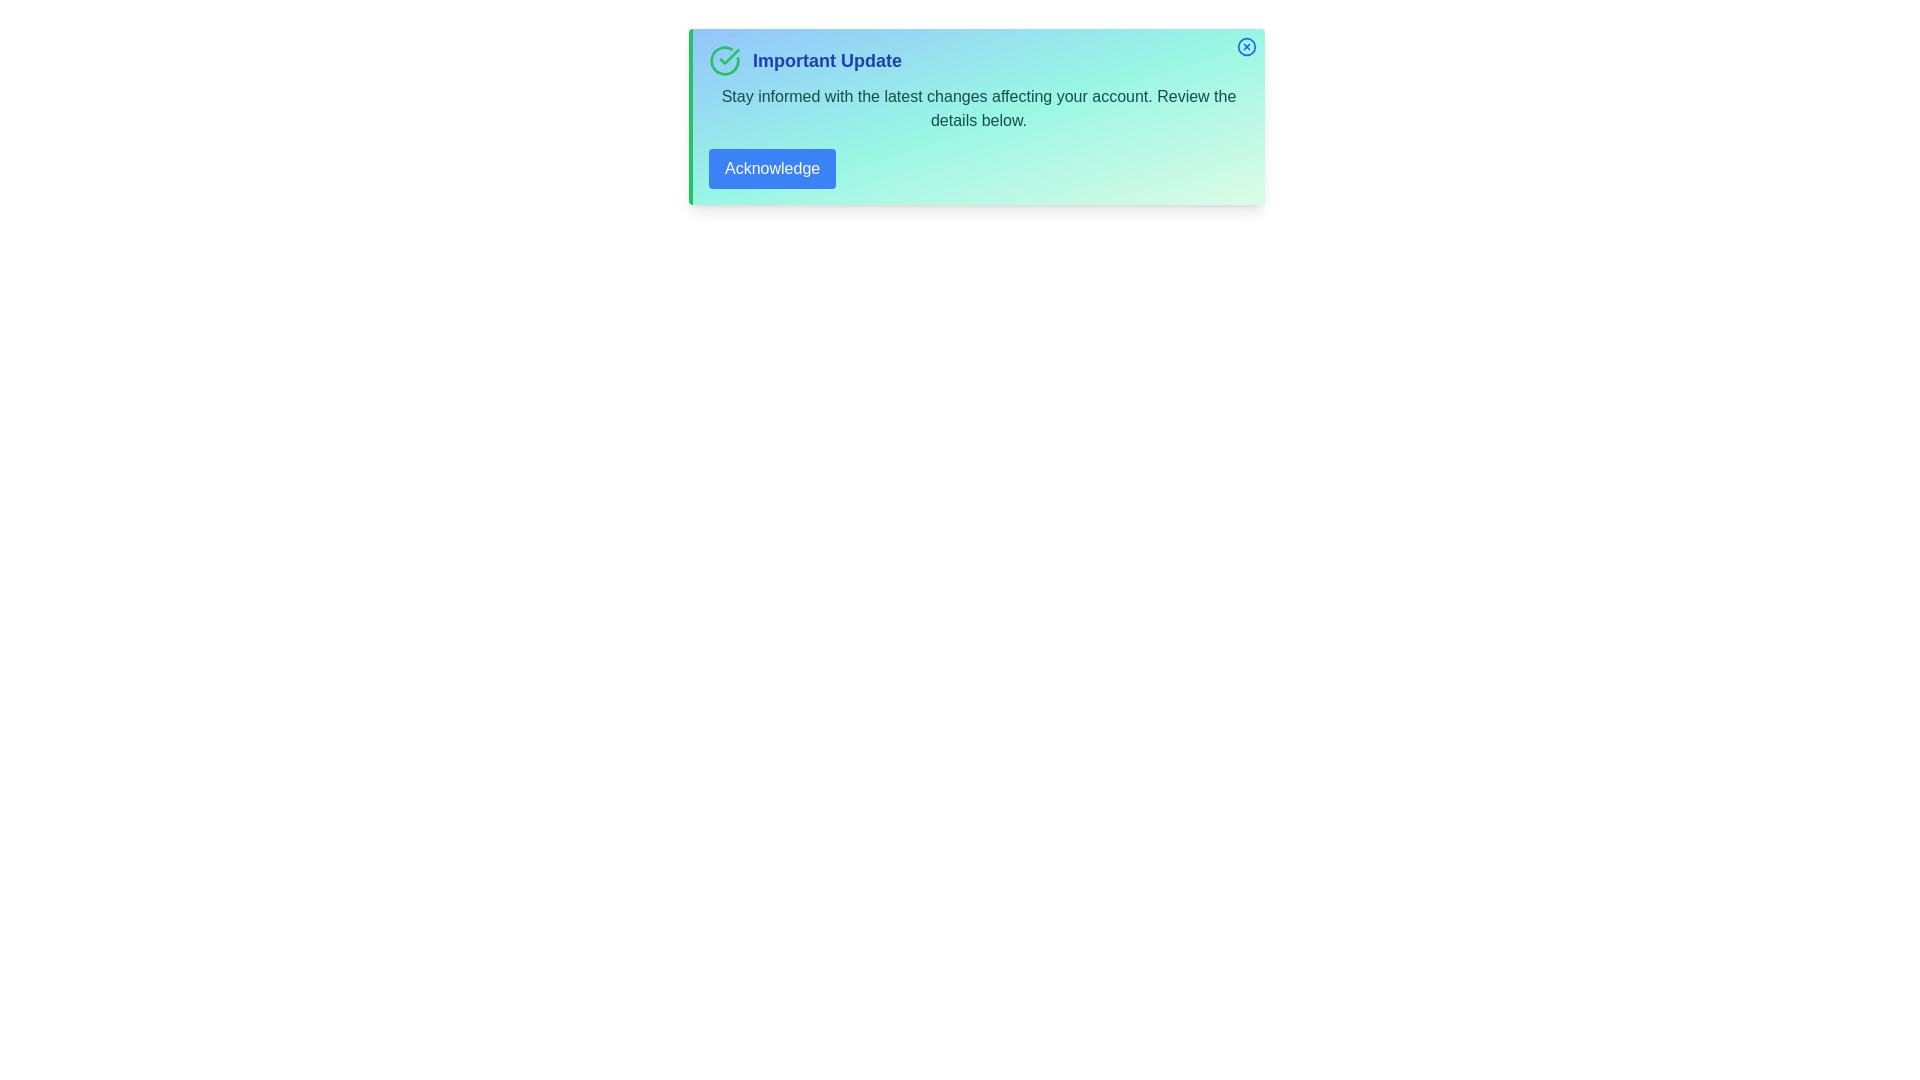 The height and width of the screenshot is (1080, 1920). What do you see at coordinates (771, 168) in the screenshot?
I see `the 'Acknowledge' button to acknowledge the update` at bounding box center [771, 168].